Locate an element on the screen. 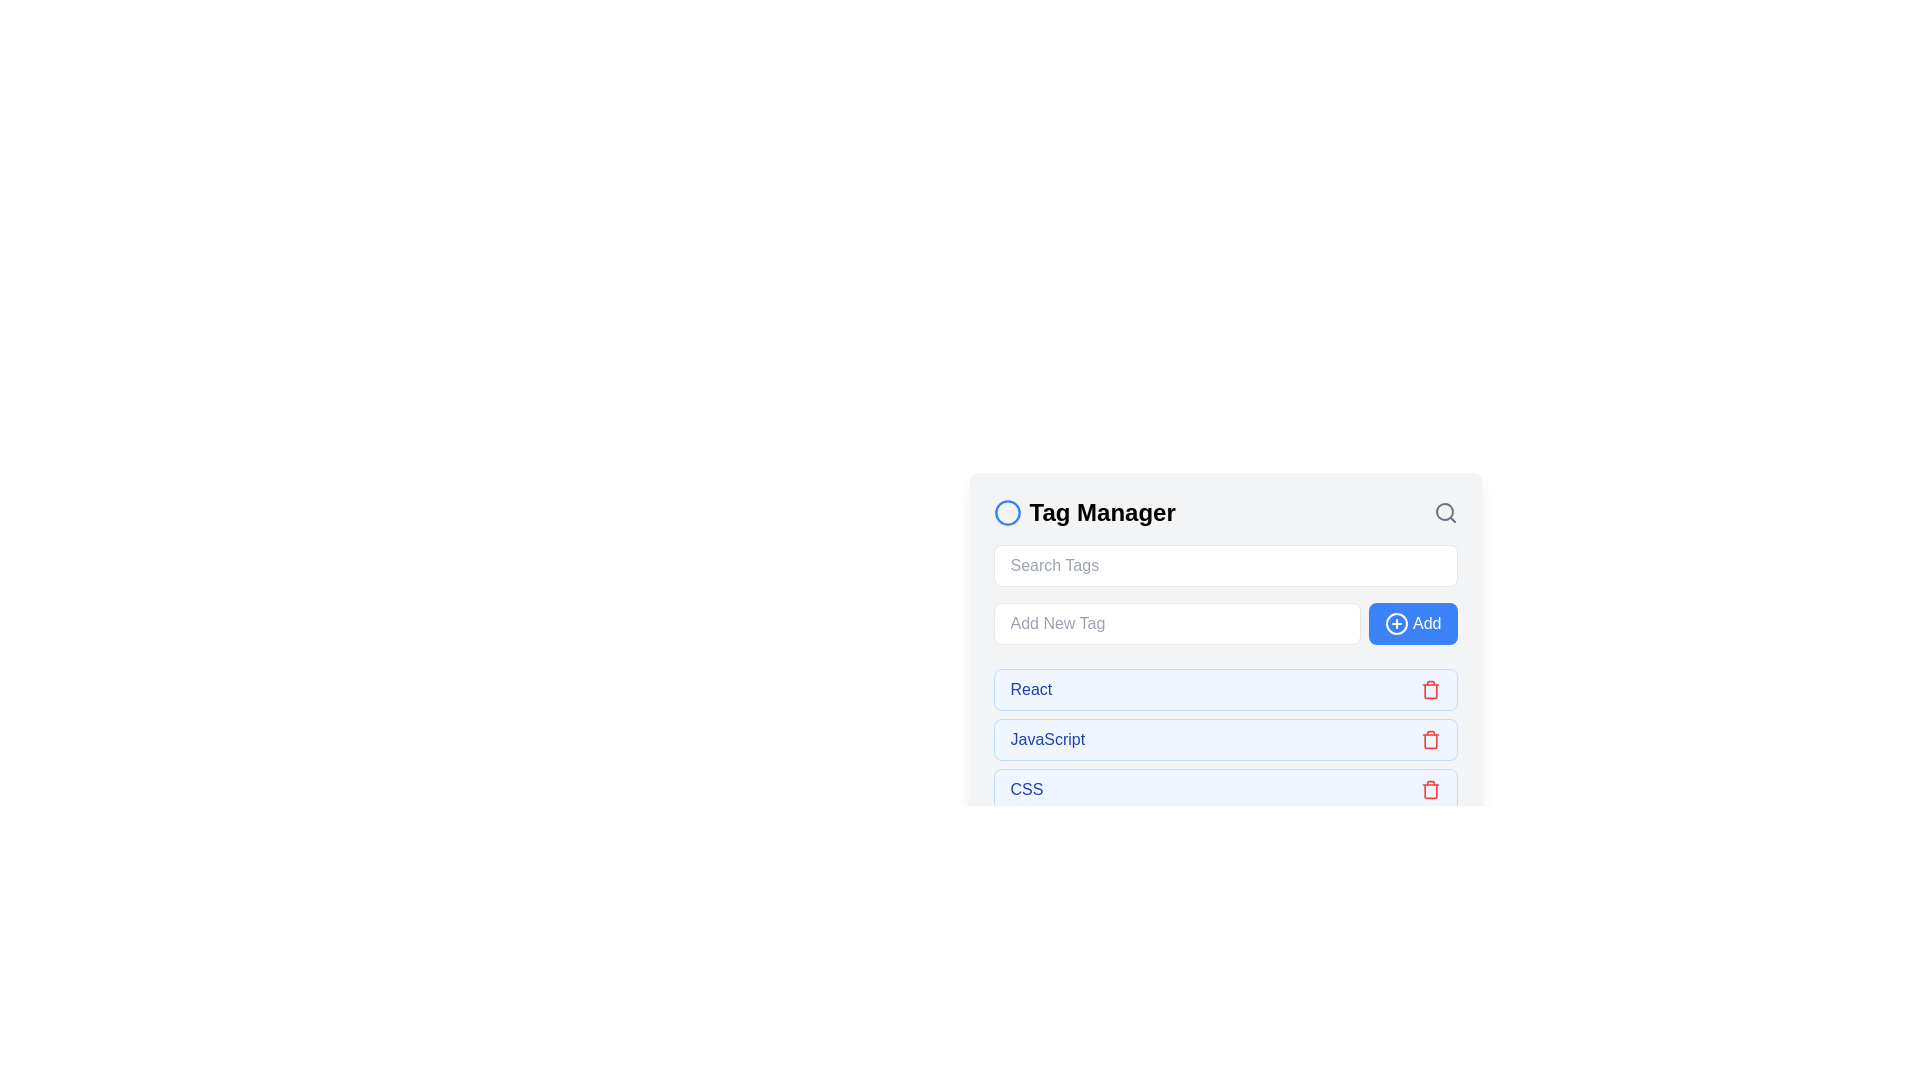 Image resolution: width=1920 pixels, height=1080 pixels. the circular icon component within the SVG group that visually contributes to the search button in the top-right corner of the interface is located at coordinates (1444, 511).